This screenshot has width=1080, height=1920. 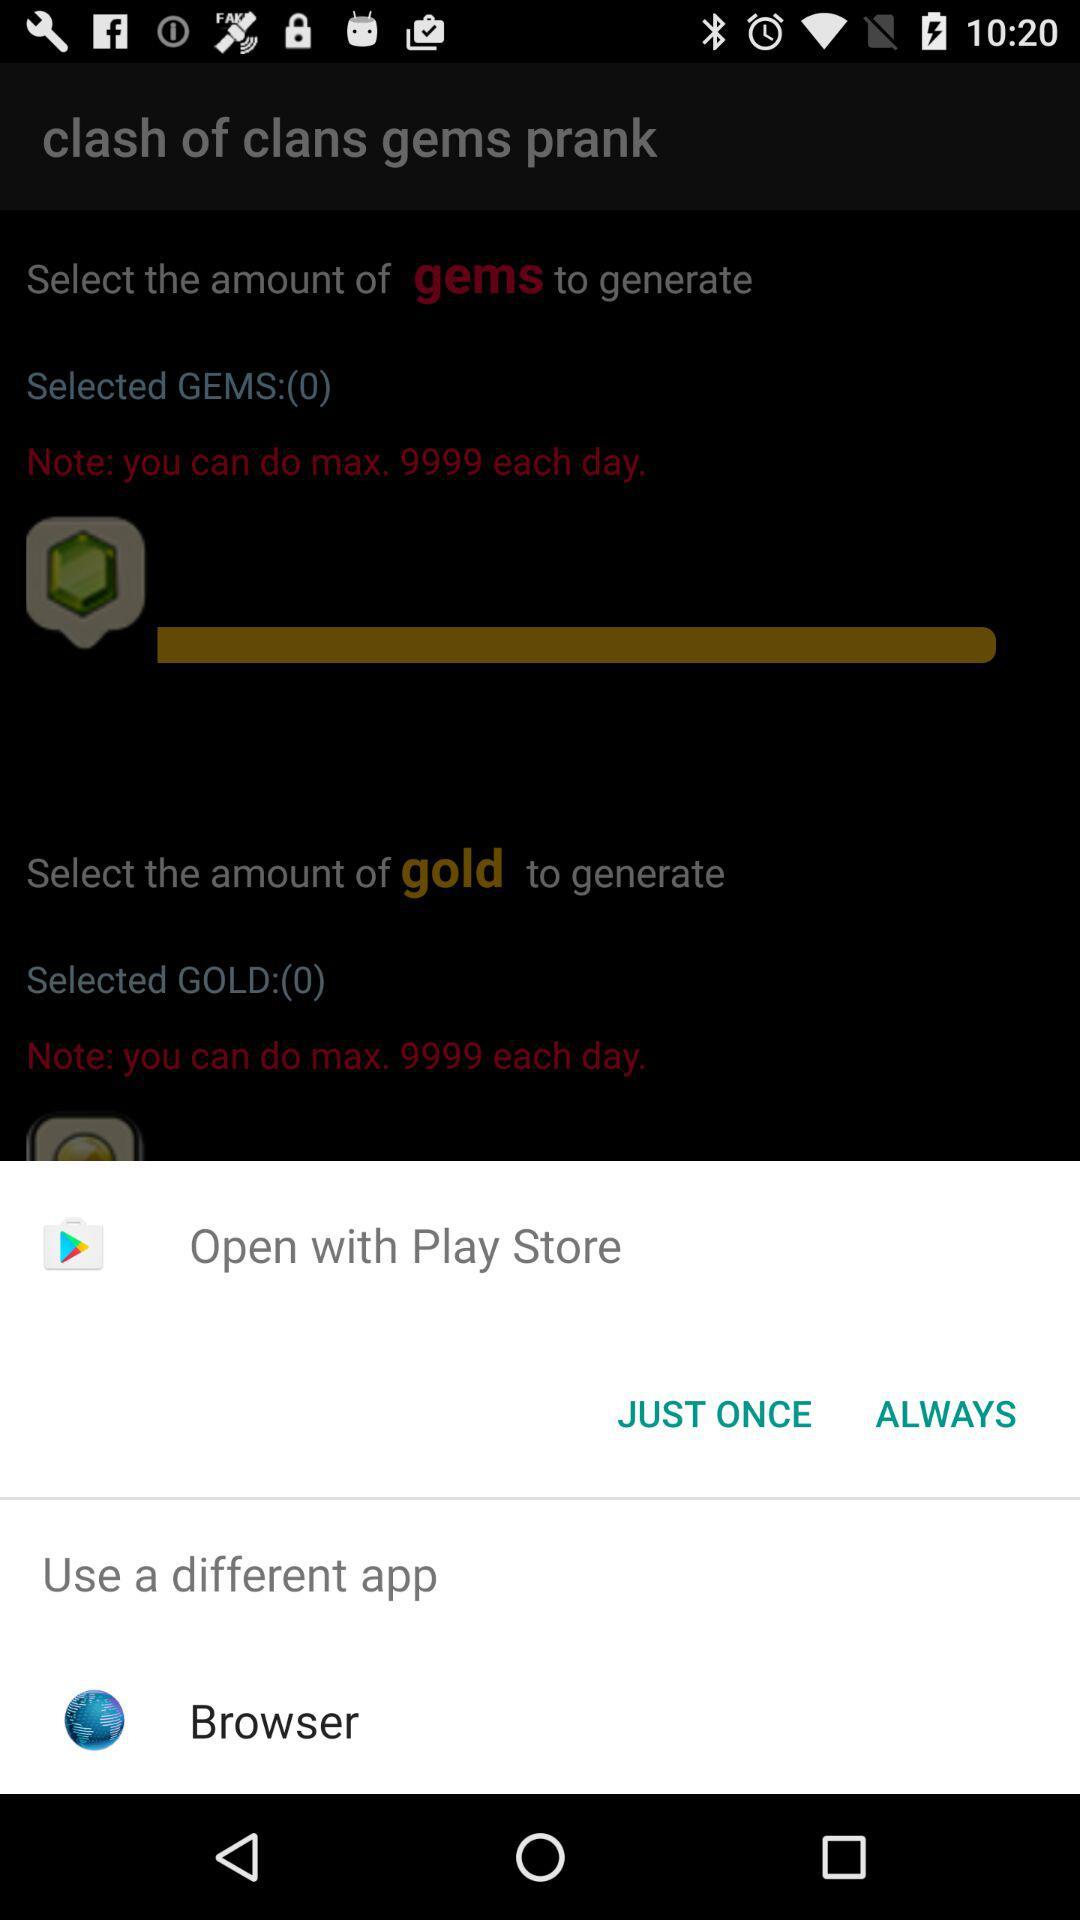 What do you see at coordinates (540, 1572) in the screenshot?
I see `icon above browser app` at bounding box center [540, 1572].